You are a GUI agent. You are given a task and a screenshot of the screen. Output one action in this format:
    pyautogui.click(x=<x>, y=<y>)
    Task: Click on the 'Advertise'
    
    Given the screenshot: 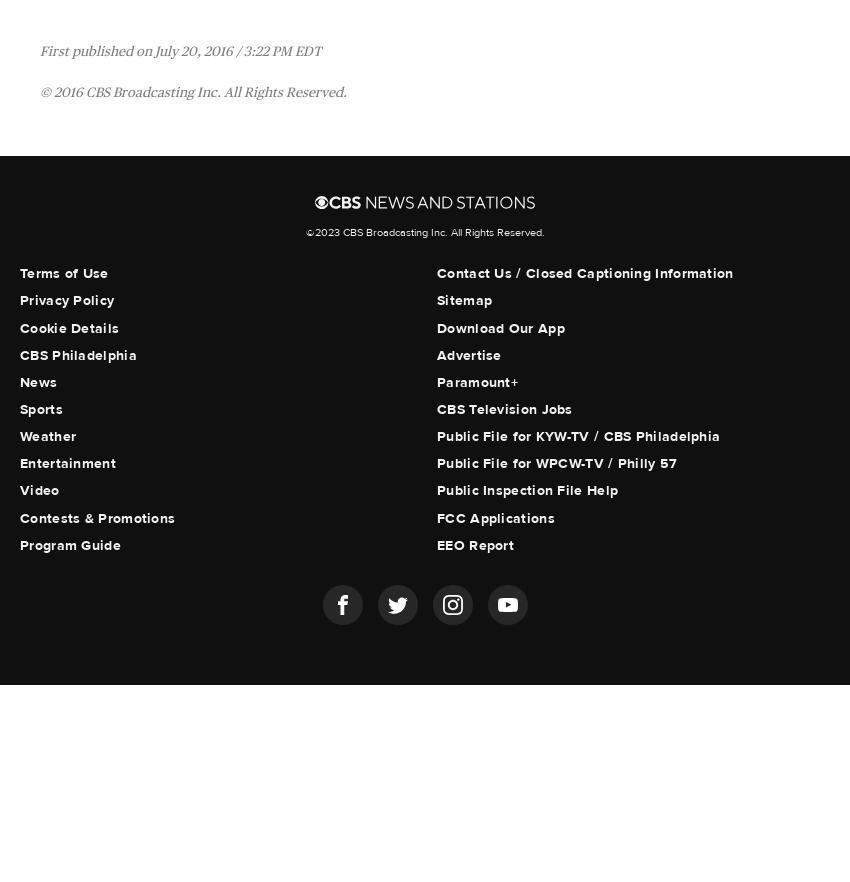 What is the action you would take?
    pyautogui.click(x=469, y=354)
    